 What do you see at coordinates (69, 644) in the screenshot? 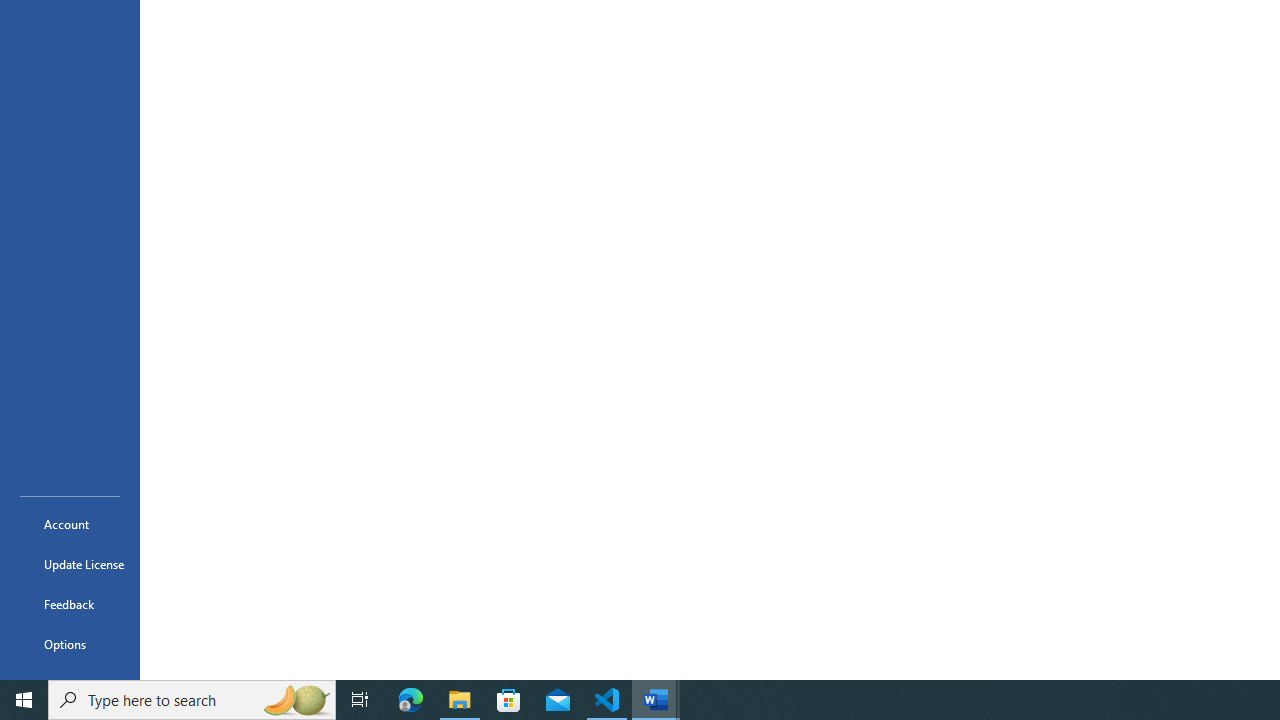
I see `'Options'` at bounding box center [69, 644].